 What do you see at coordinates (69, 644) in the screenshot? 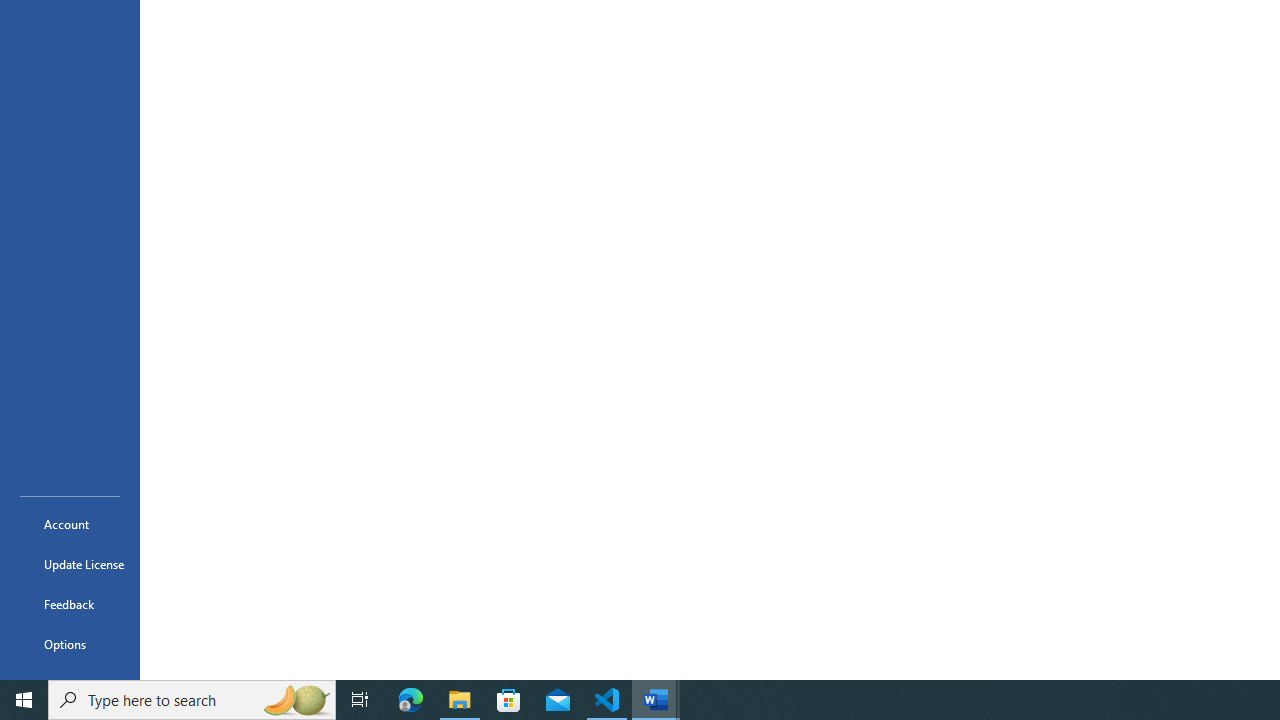
I see `'Options'` at bounding box center [69, 644].